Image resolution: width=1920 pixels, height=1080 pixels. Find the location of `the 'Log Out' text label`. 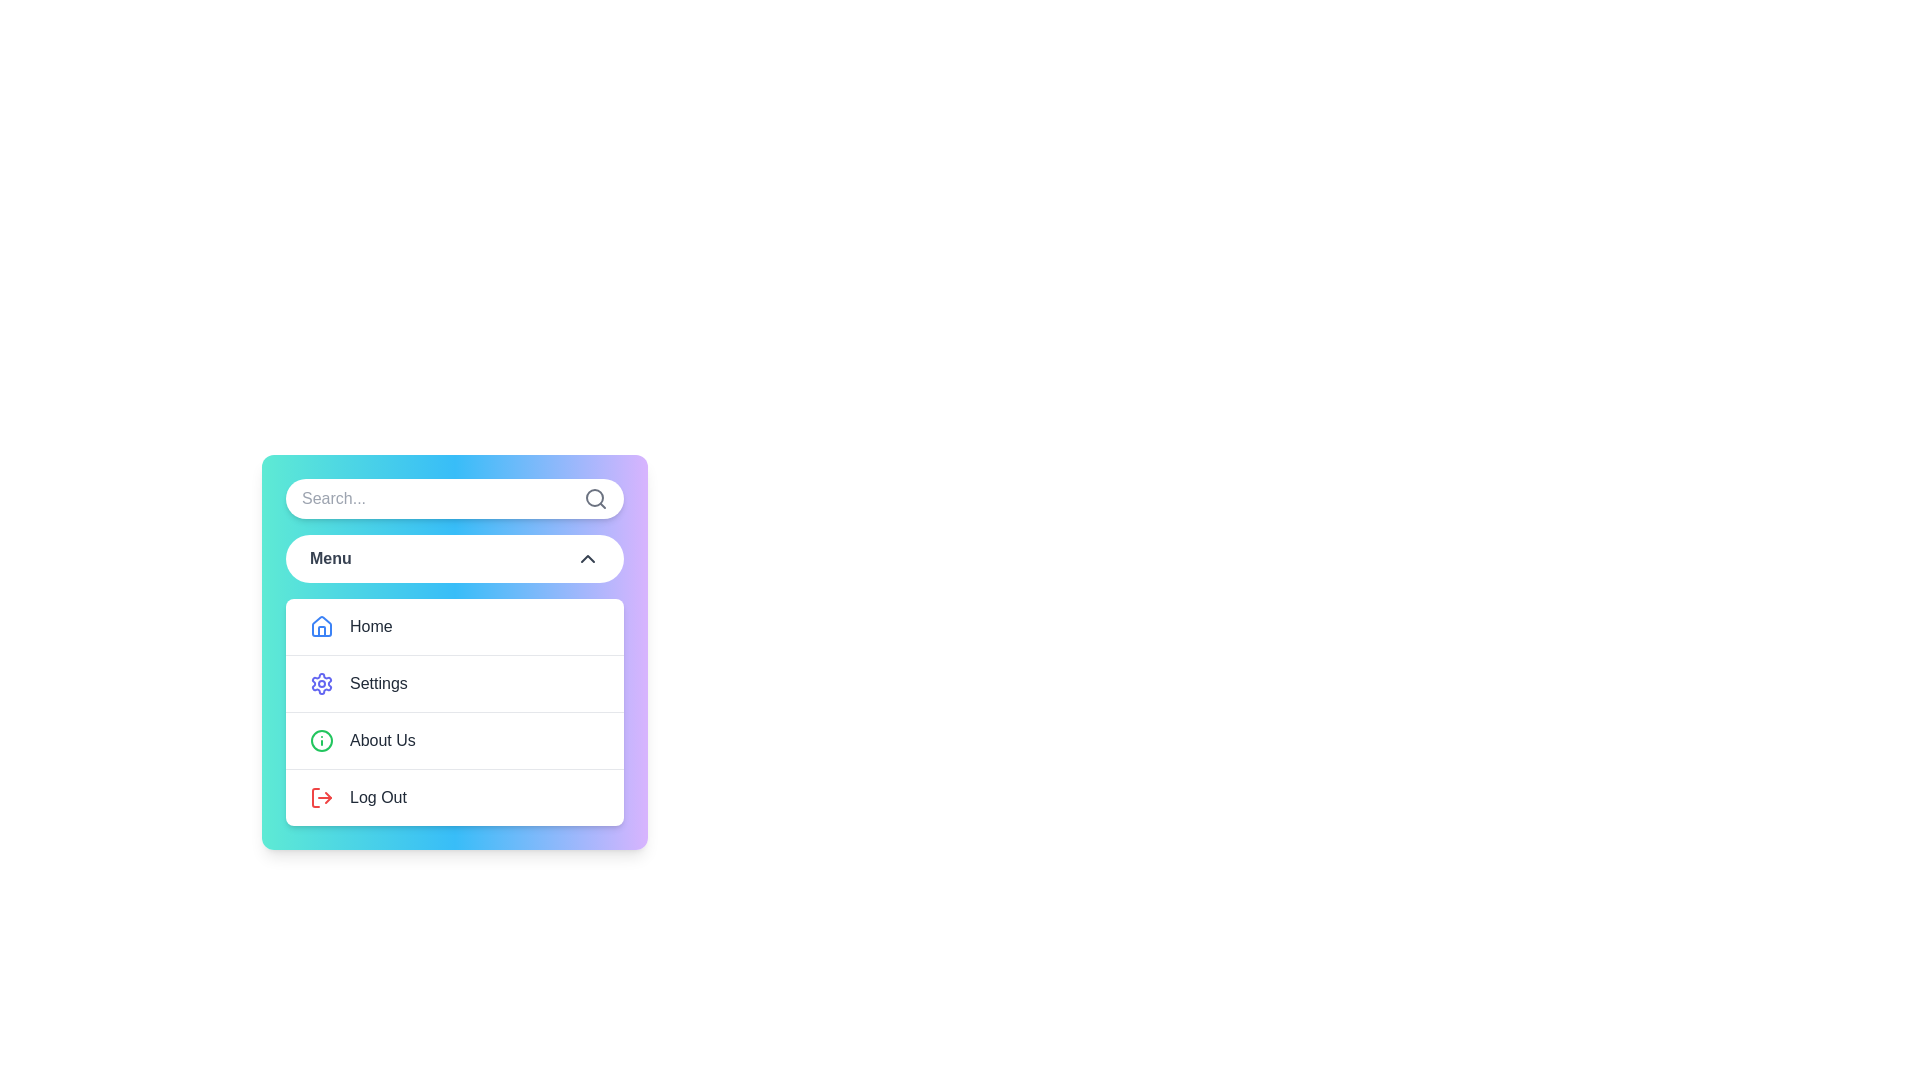

the 'Log Out' text label is located at coordinates (378, 797).